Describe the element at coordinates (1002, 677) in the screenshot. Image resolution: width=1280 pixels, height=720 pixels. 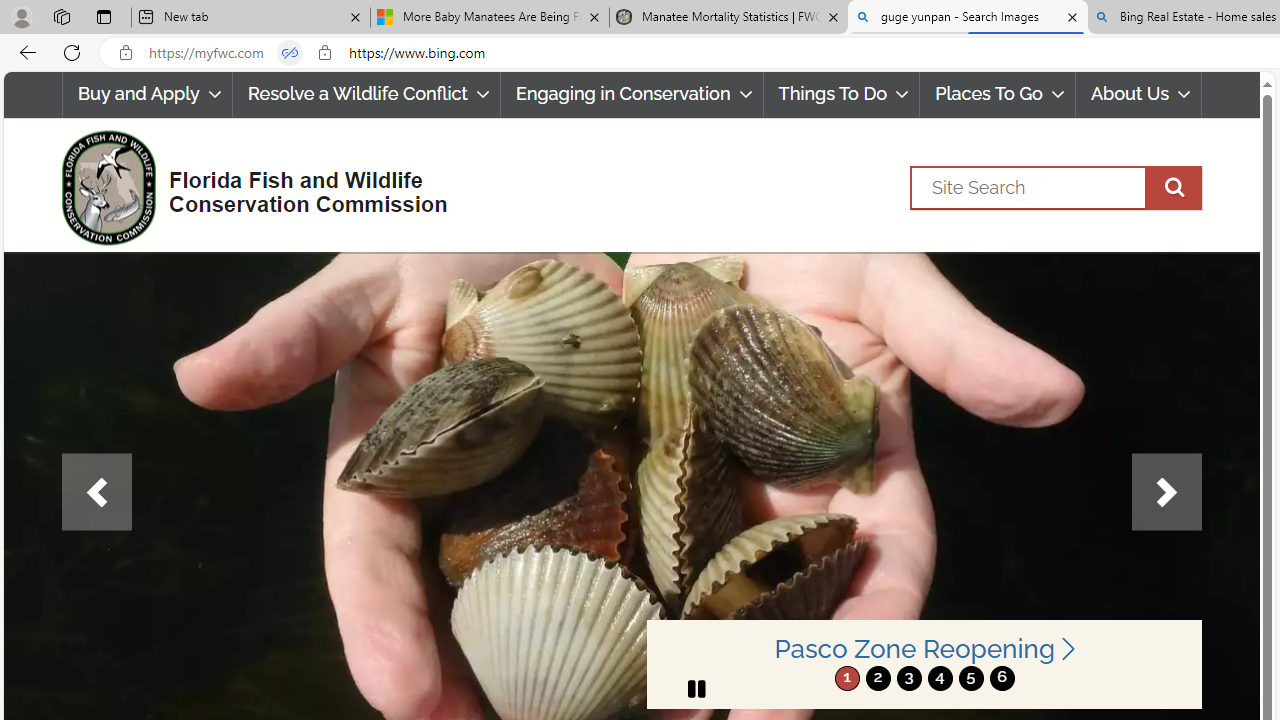
I see `'6'` at that location.